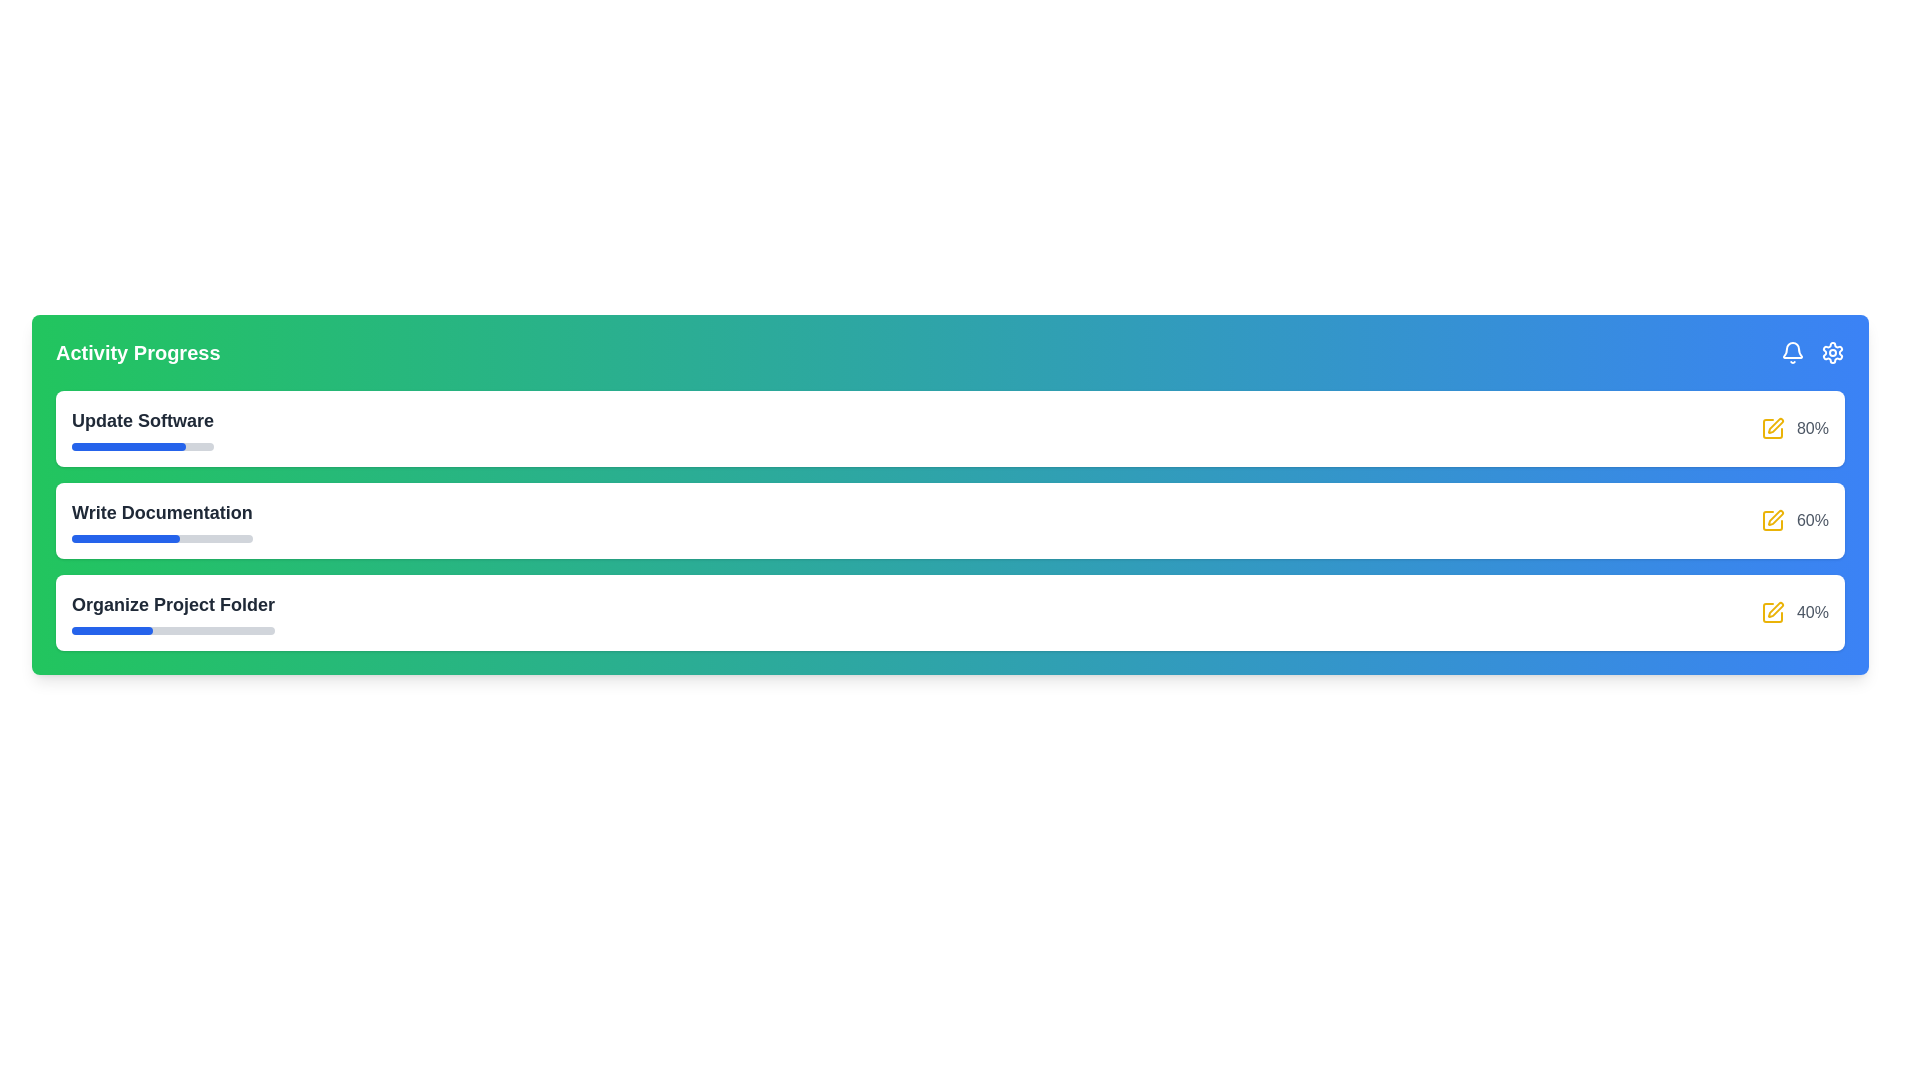 The height and width of the screenshot is (1080, 1920). What do you see at coordinates (142, 427) in the screenshot?
I see `text element displaying 'Update Software' which is bold and slightly enlarged, located below the green header labeled 'Activity Progress'` at bounding box center [142, 427].